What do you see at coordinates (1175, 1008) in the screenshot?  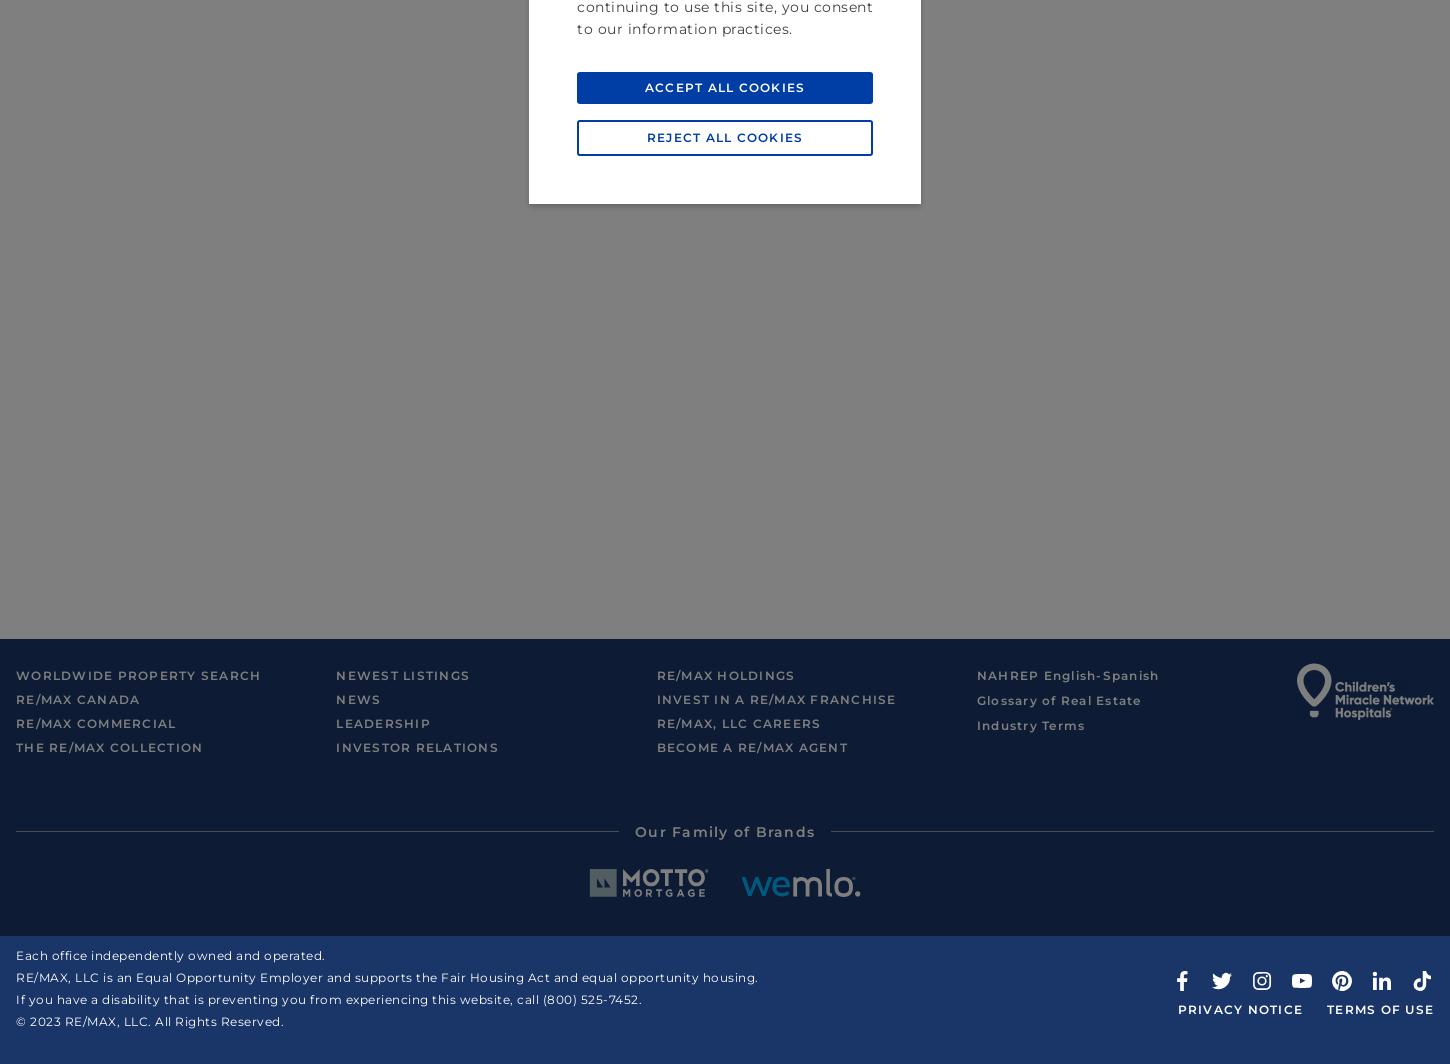 I see `'Privacy Notice'` at bounding box center [1175, 1008].